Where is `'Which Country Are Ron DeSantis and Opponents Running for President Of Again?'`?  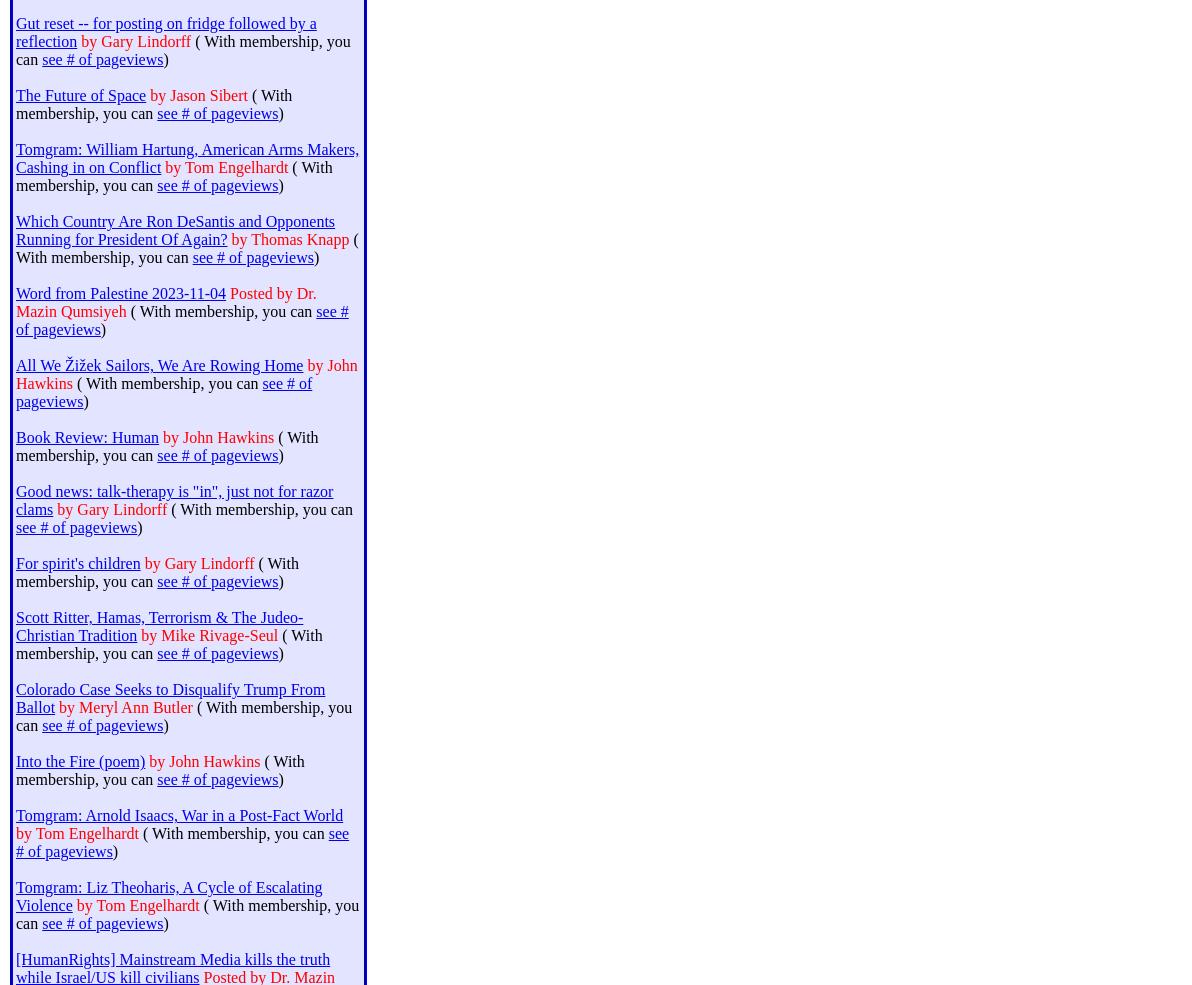 'Which Country Are Ron DeSantis and Opponents Running for President Of Again?' is located at coordinates (174, 229).